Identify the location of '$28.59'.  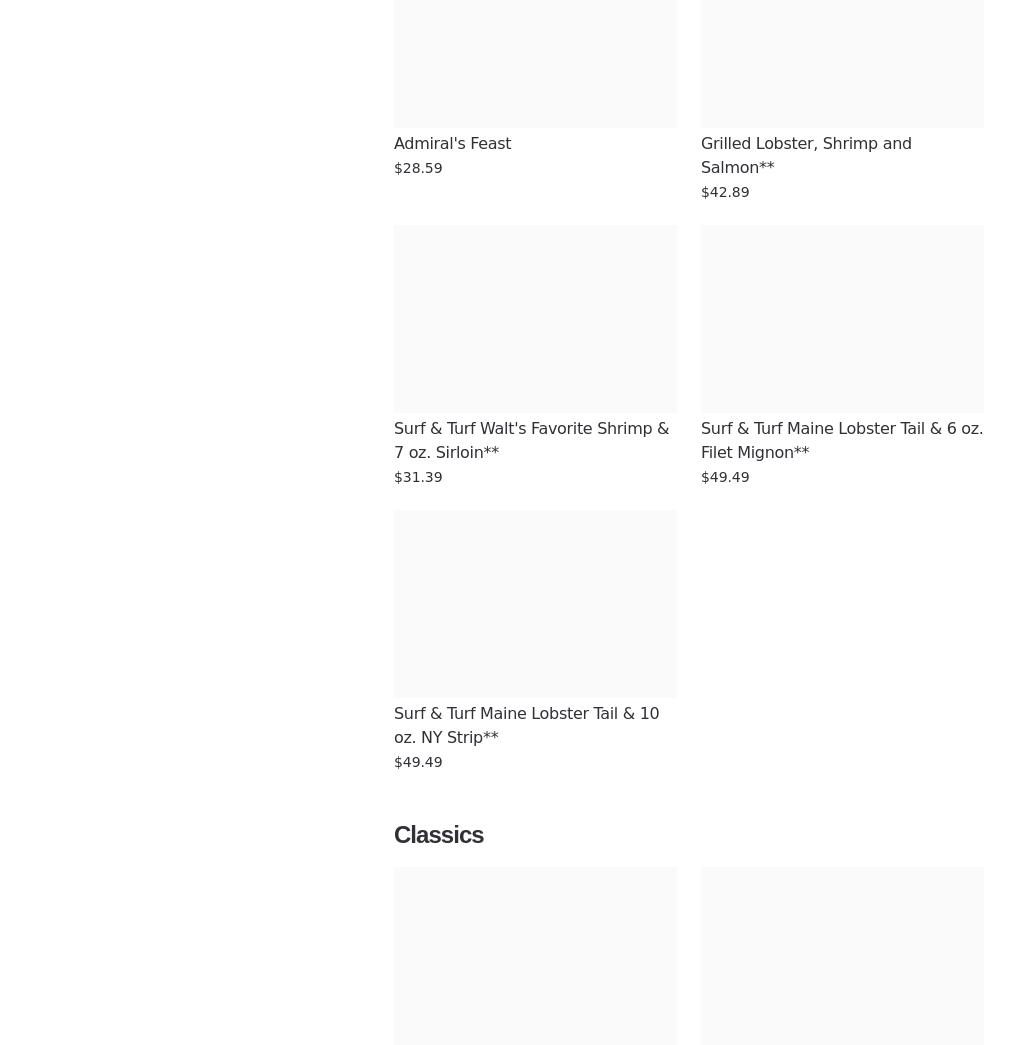
(393, 167).